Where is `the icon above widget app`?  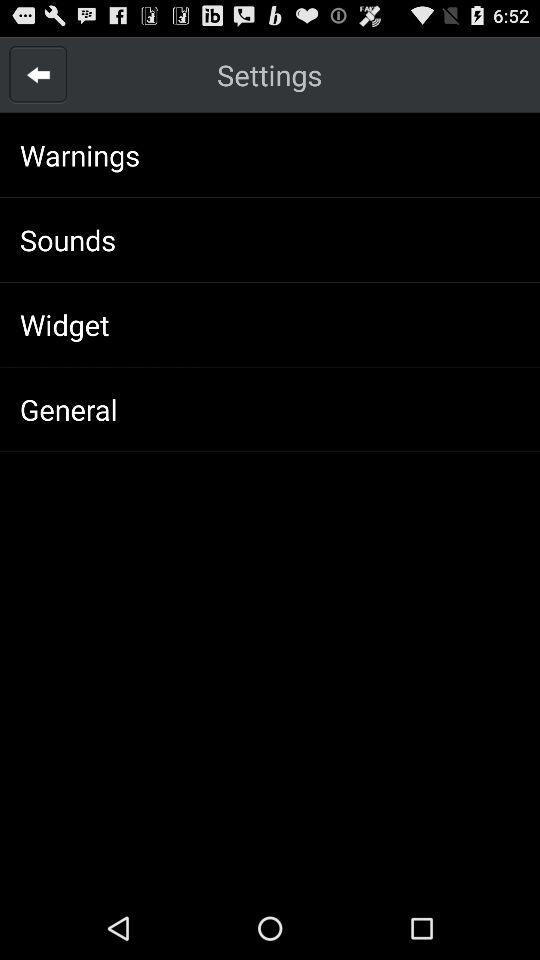 the icon above widget app is located at coordinates (67, 239).